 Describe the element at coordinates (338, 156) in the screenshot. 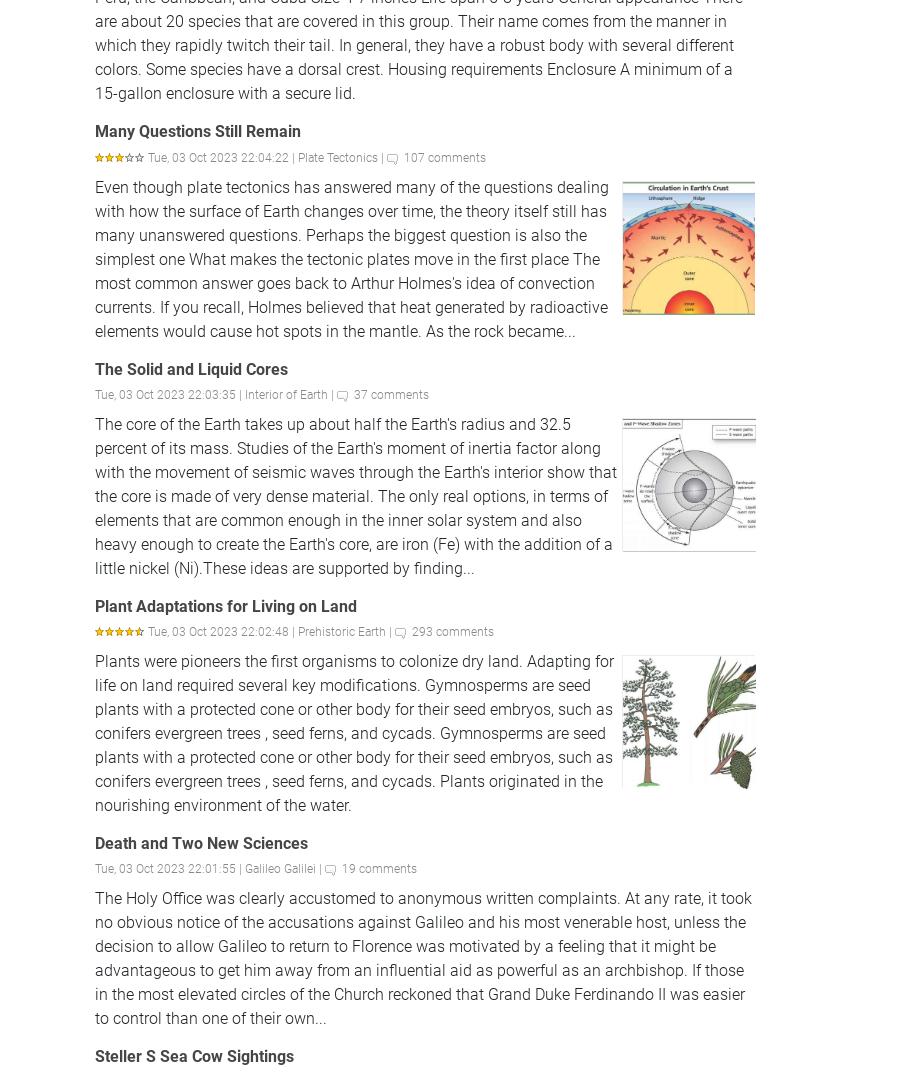

I see `'Plate Tectonics'` at that location.